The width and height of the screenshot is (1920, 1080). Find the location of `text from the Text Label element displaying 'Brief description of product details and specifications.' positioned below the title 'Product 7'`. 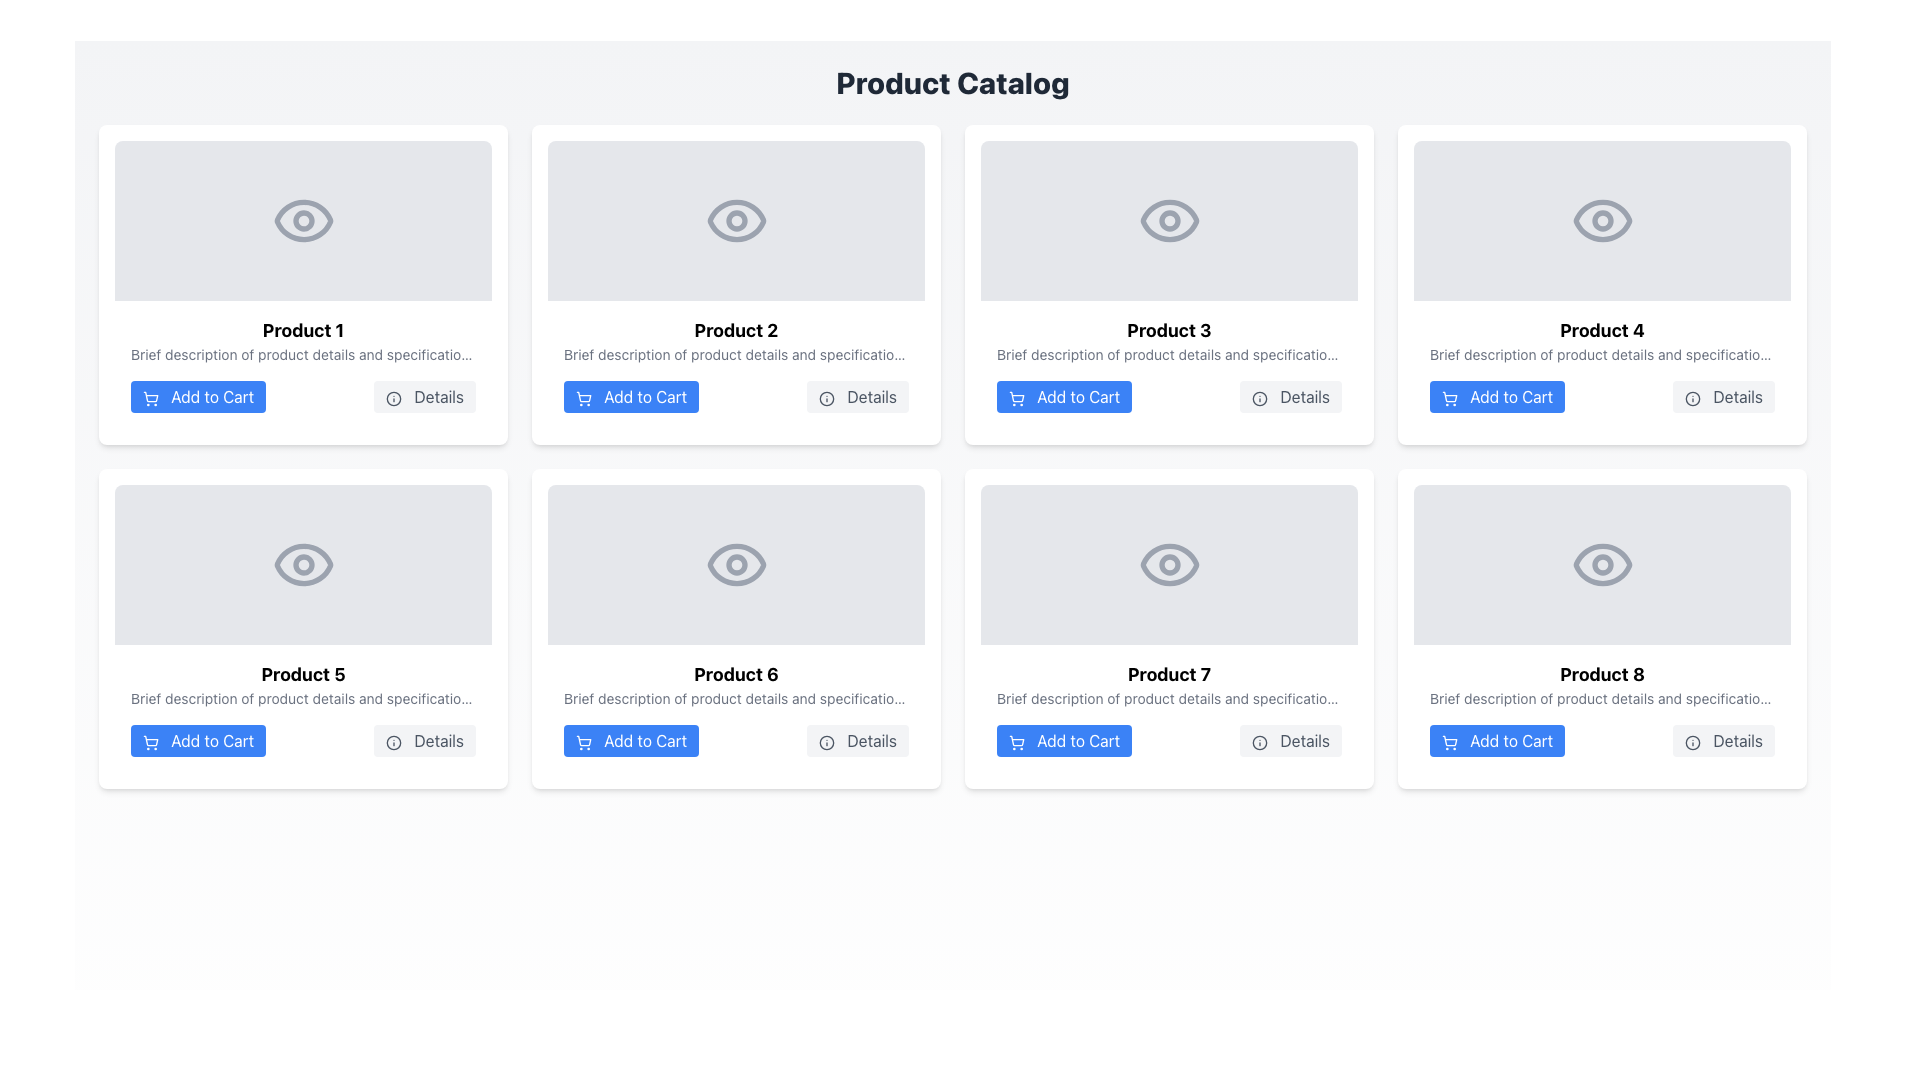

text from the Text Label element displaying 'Brief description of product details and specifications.' positioned below the title 'Product 7' is located at coordinates (1169, 697).